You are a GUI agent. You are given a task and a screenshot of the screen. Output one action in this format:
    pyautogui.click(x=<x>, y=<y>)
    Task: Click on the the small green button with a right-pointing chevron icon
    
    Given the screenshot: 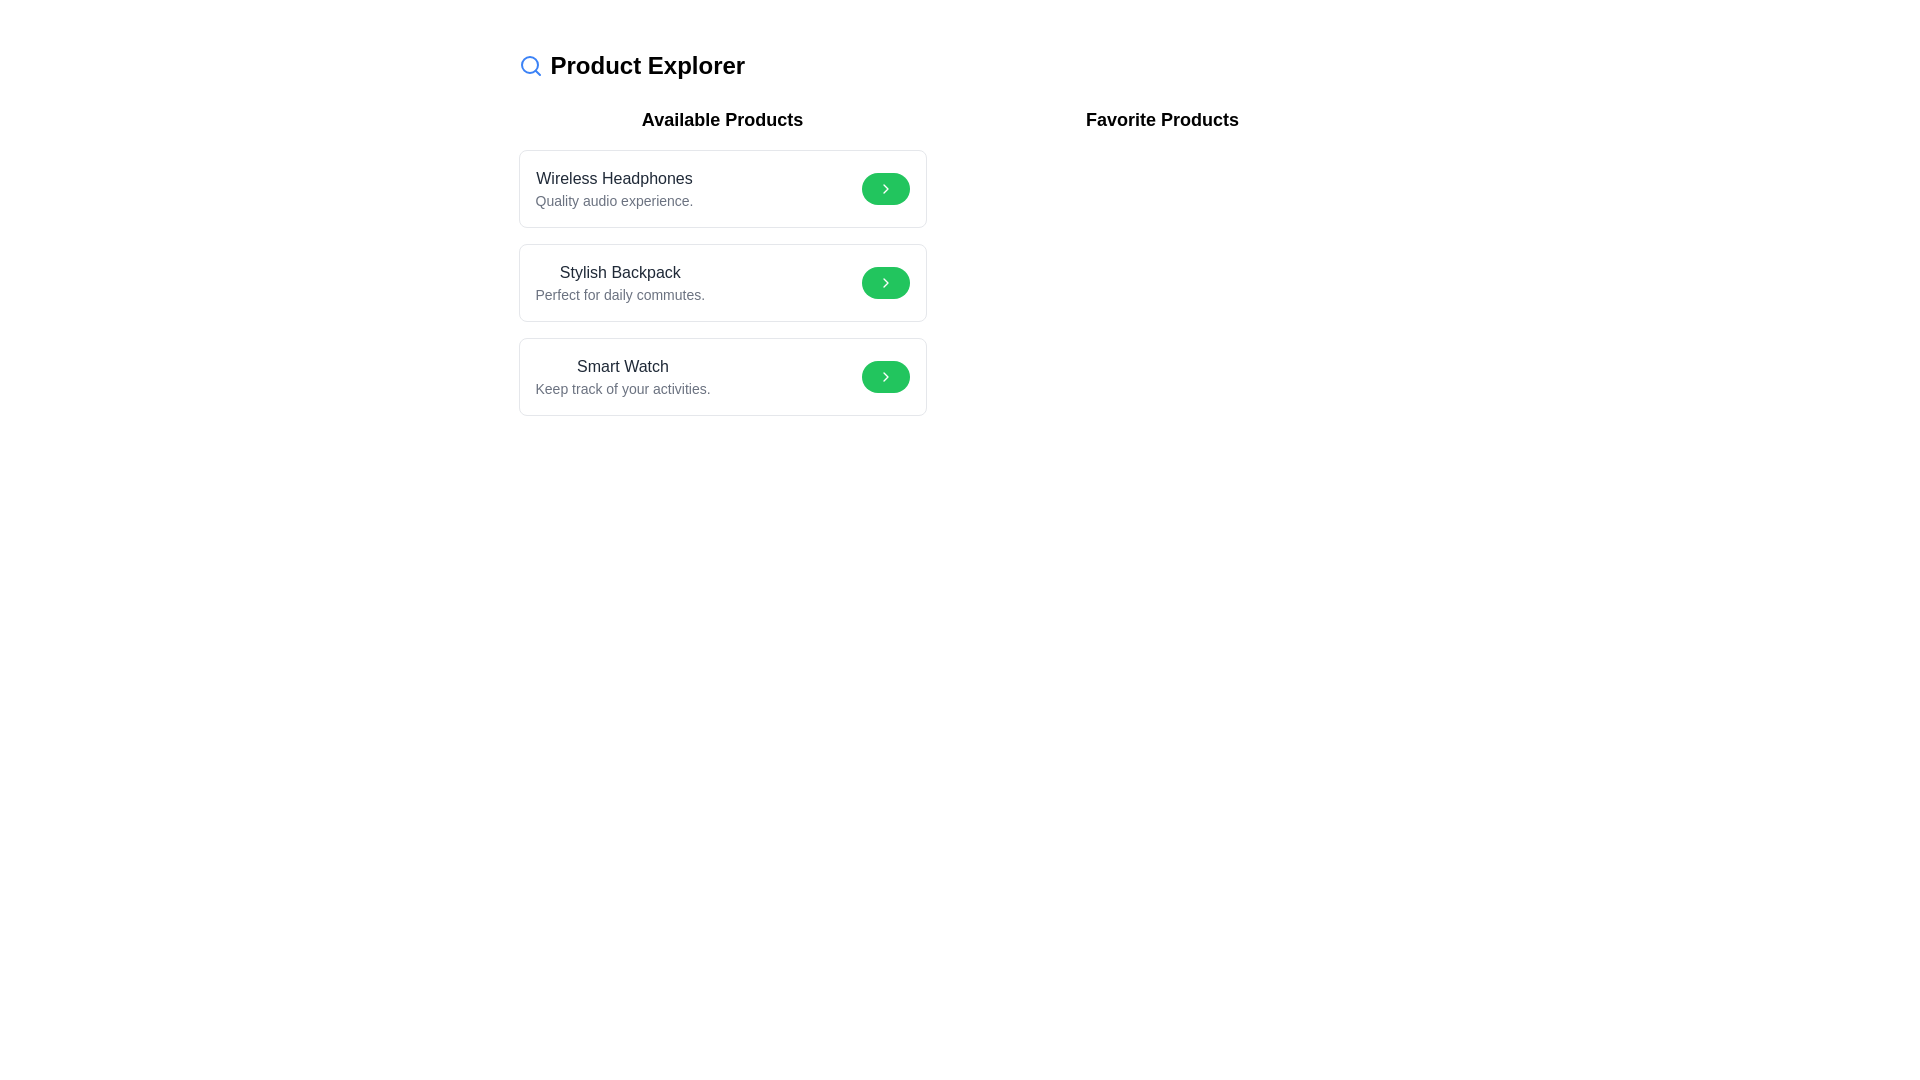 What is the action you would take?
    pyautogui.click(x=884, y=282)
    